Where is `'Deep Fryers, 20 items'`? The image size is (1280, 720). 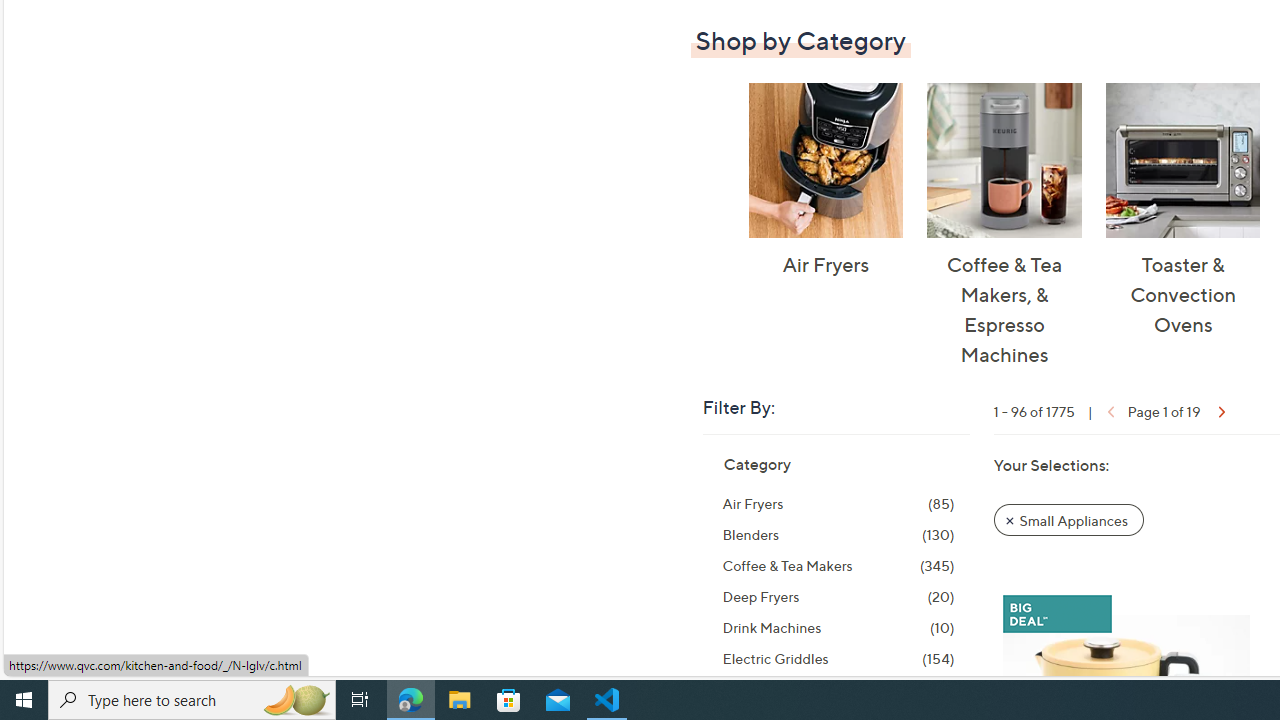 'Deep Fryers, 20 items' is located at coordinates (838, 595).